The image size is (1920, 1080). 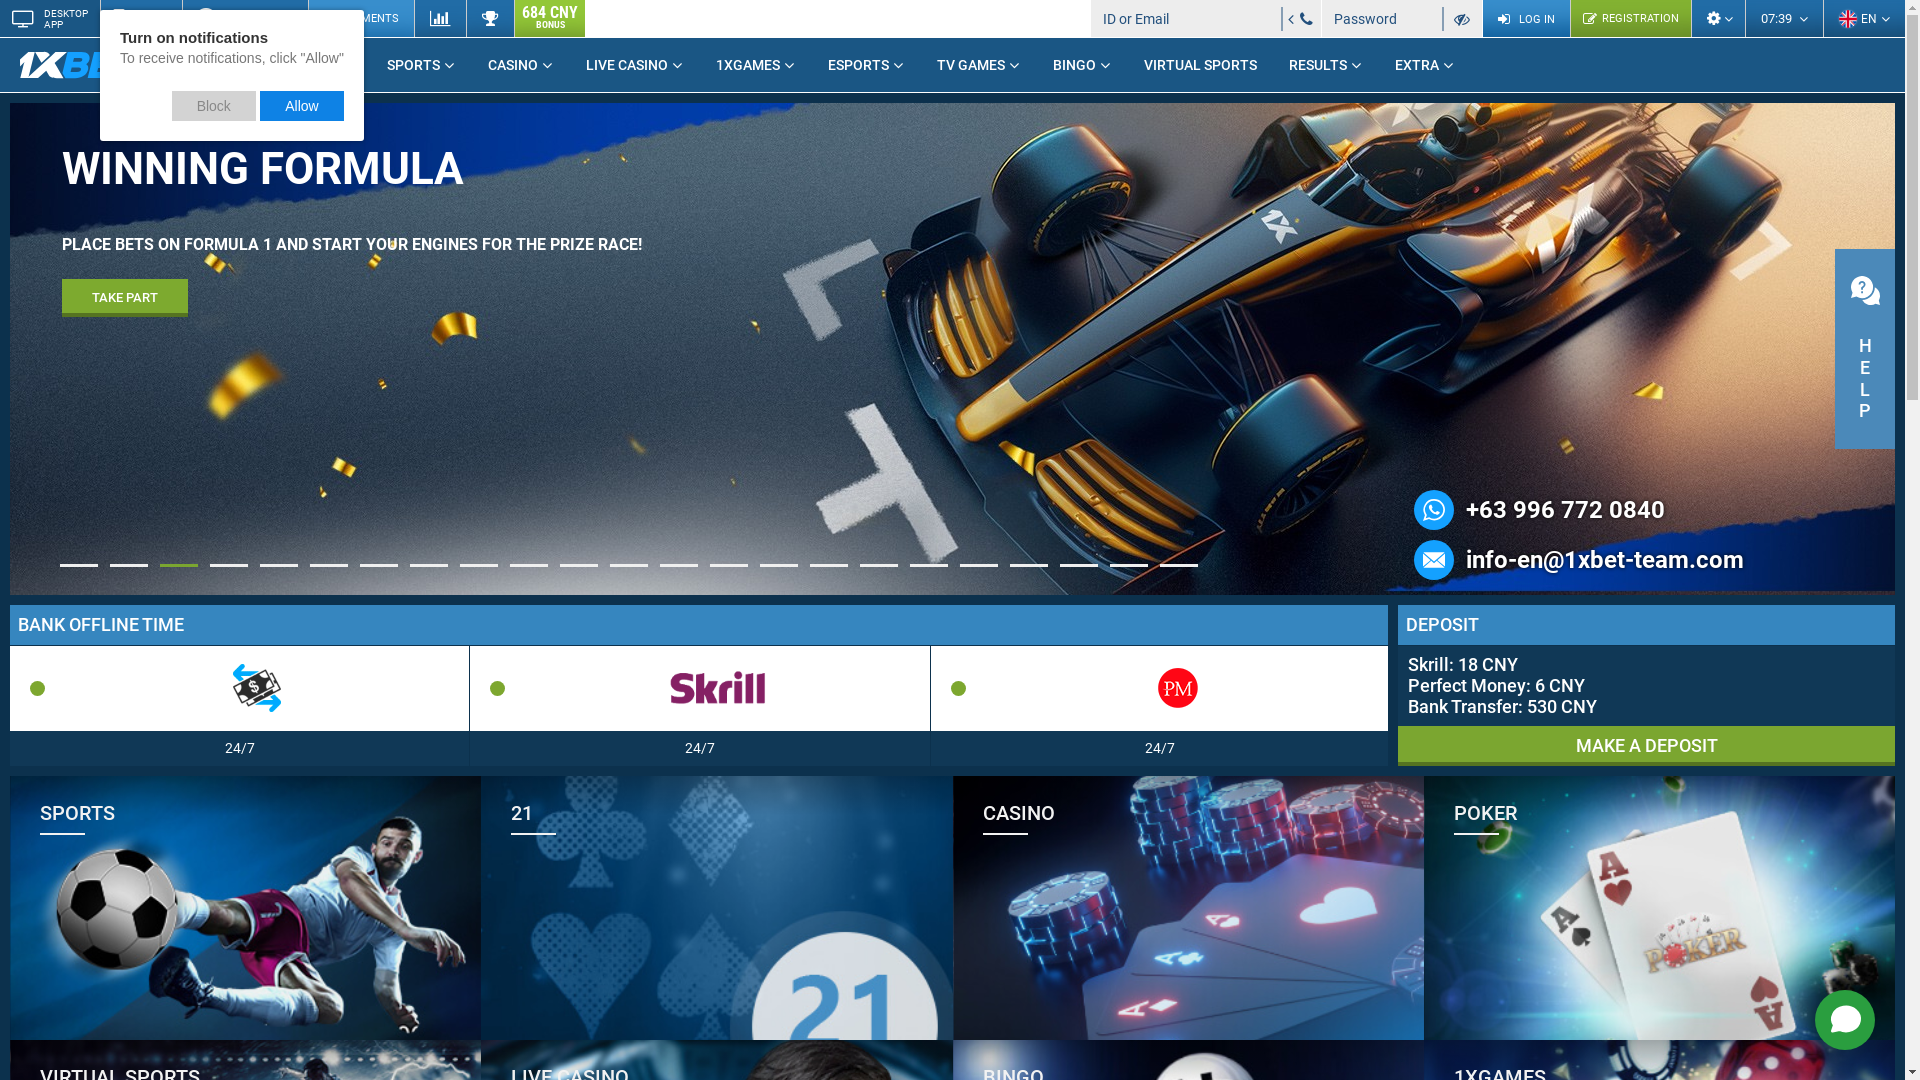 What do you see at coordinates (1717, 18) in the screenshot?
I see `'Settings'` at bounding box center [1717, 18].